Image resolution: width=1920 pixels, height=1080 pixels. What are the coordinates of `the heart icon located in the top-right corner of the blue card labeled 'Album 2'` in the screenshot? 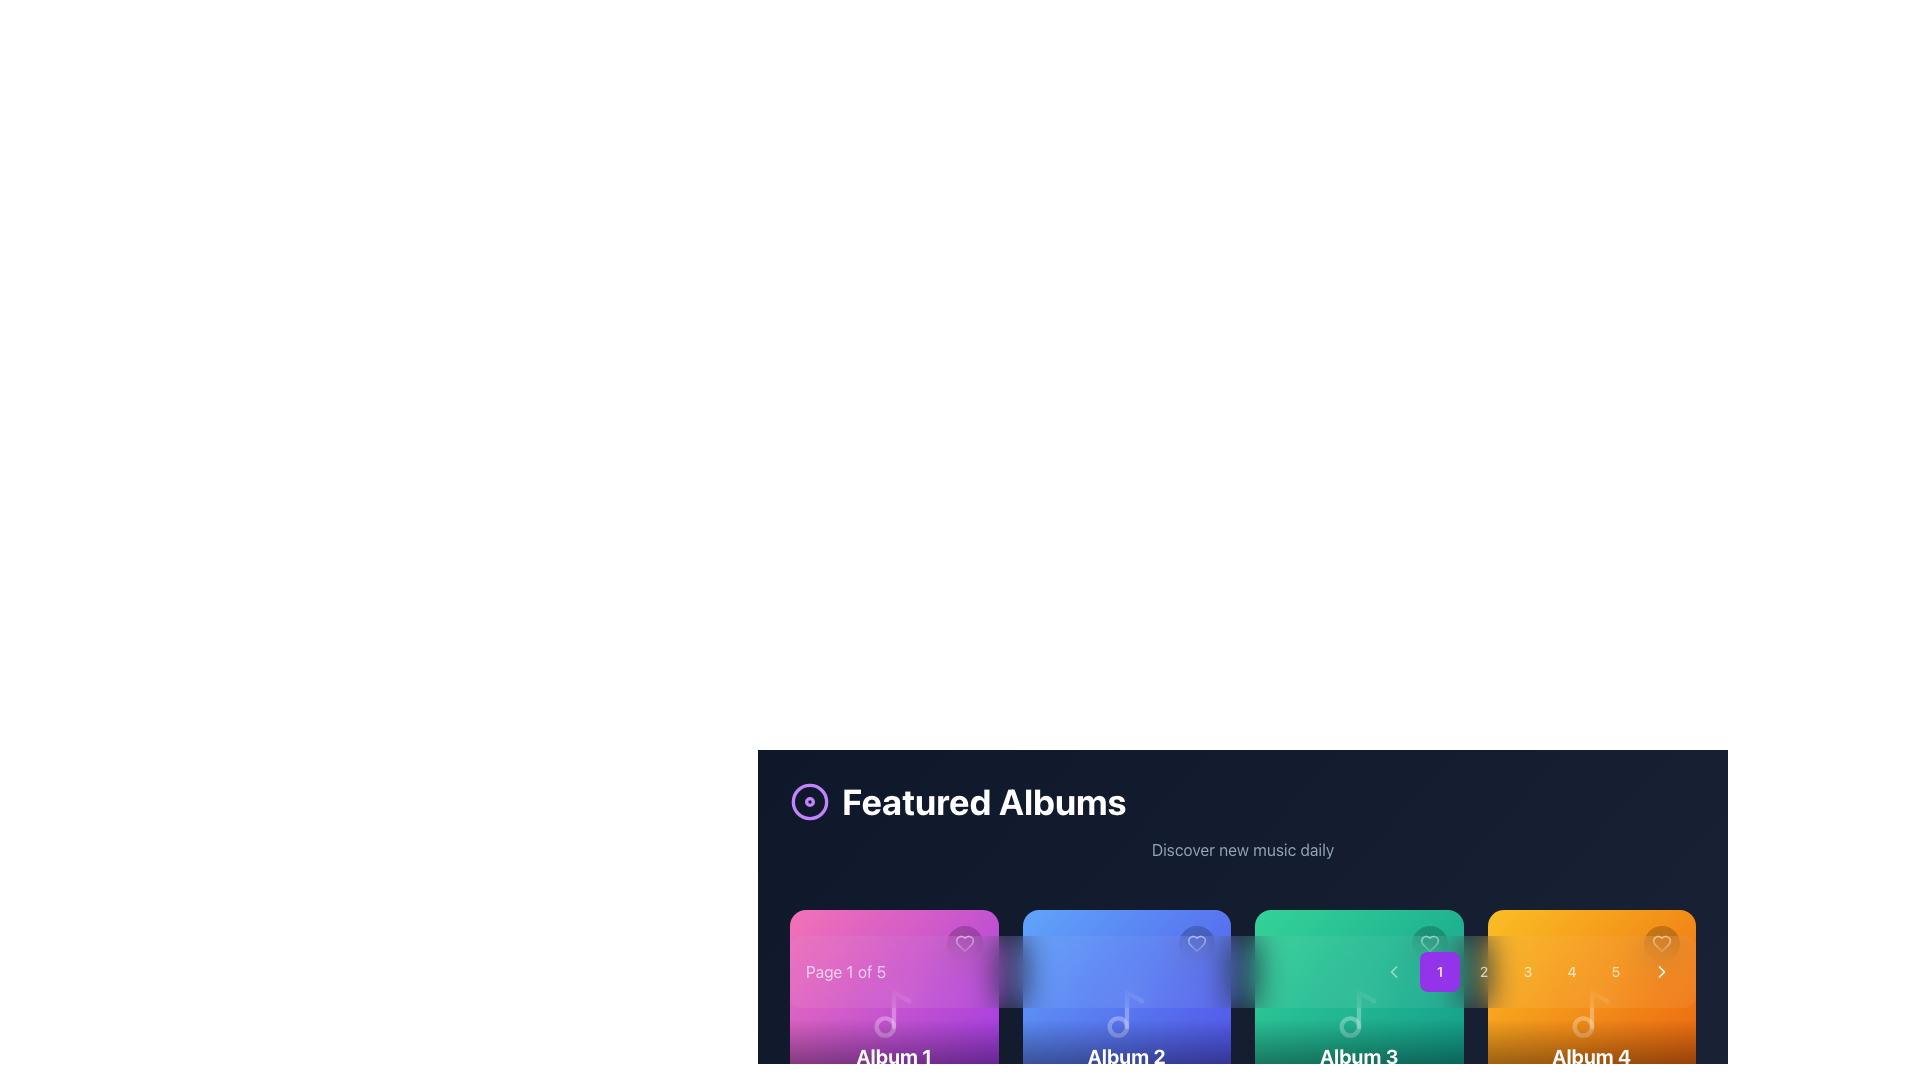 It's located at (1196, 944).